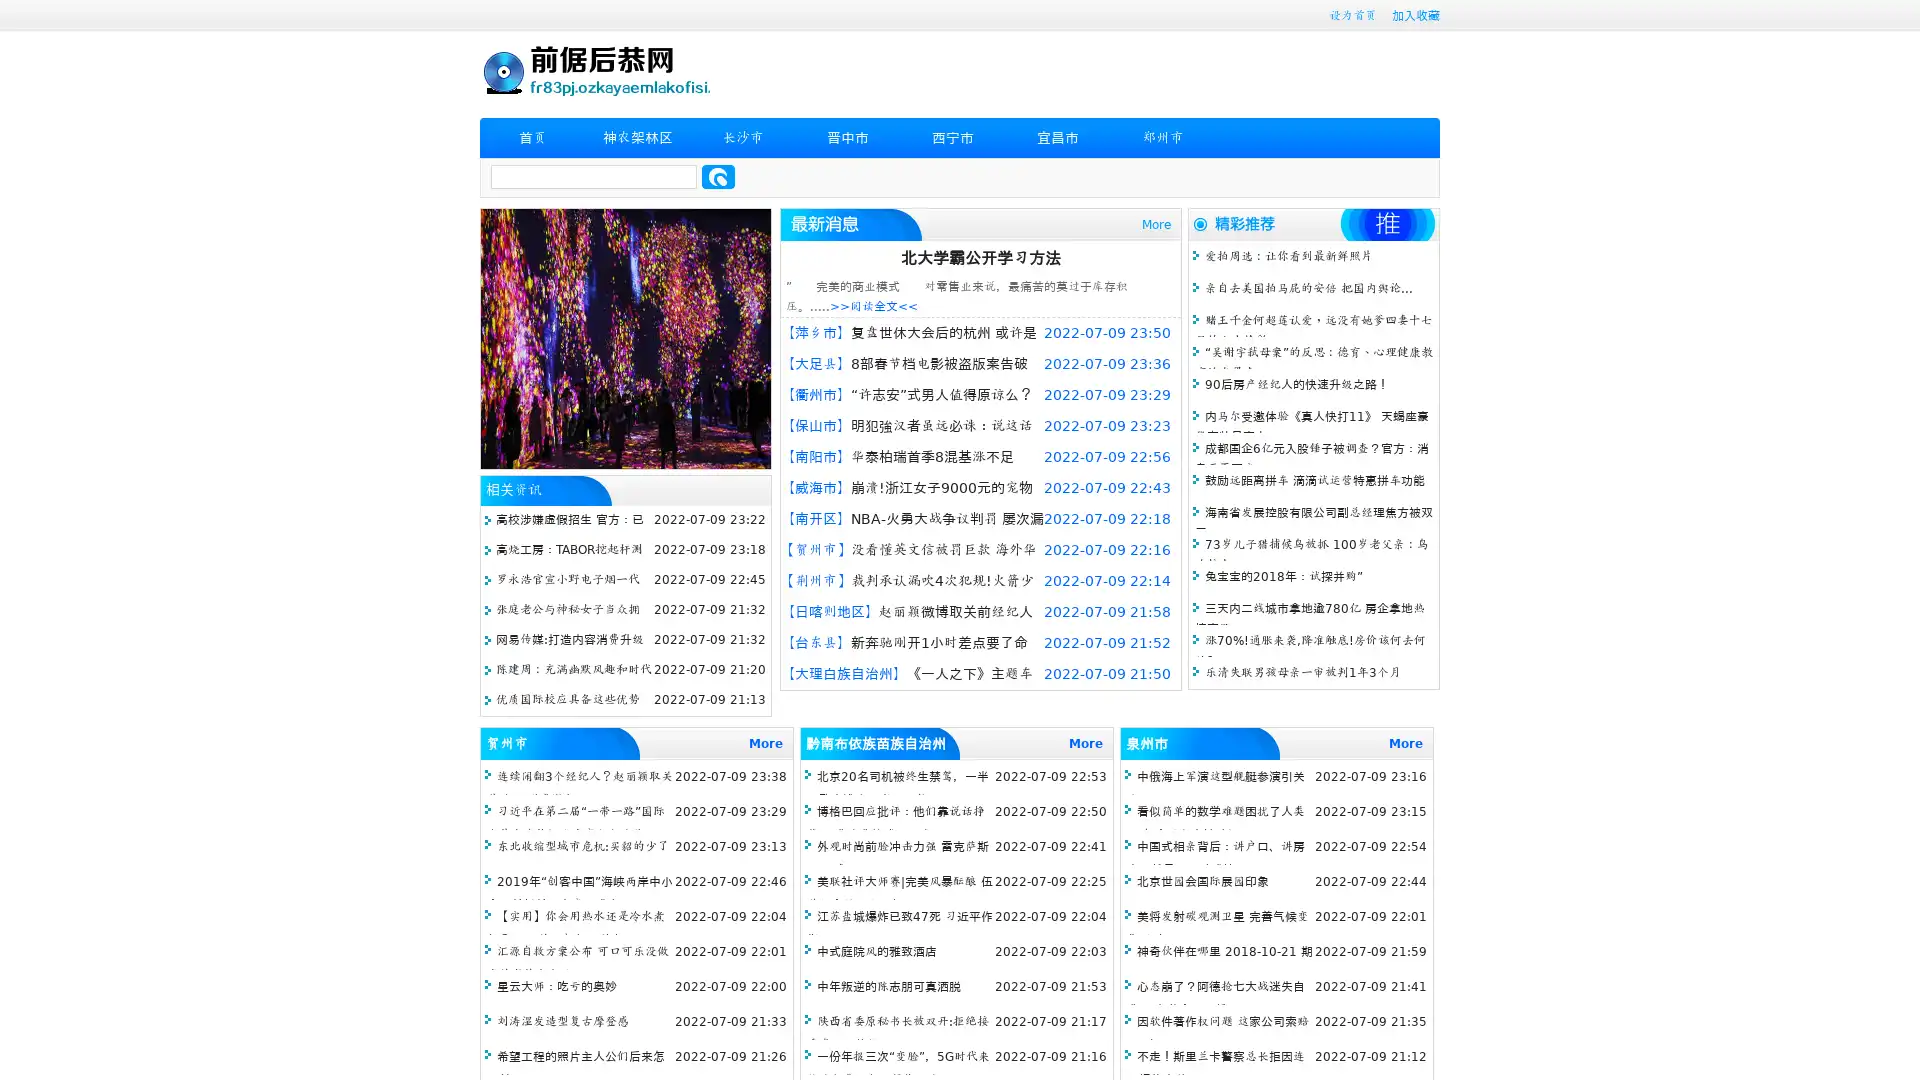  I want to click on Search, so click(718, 176).